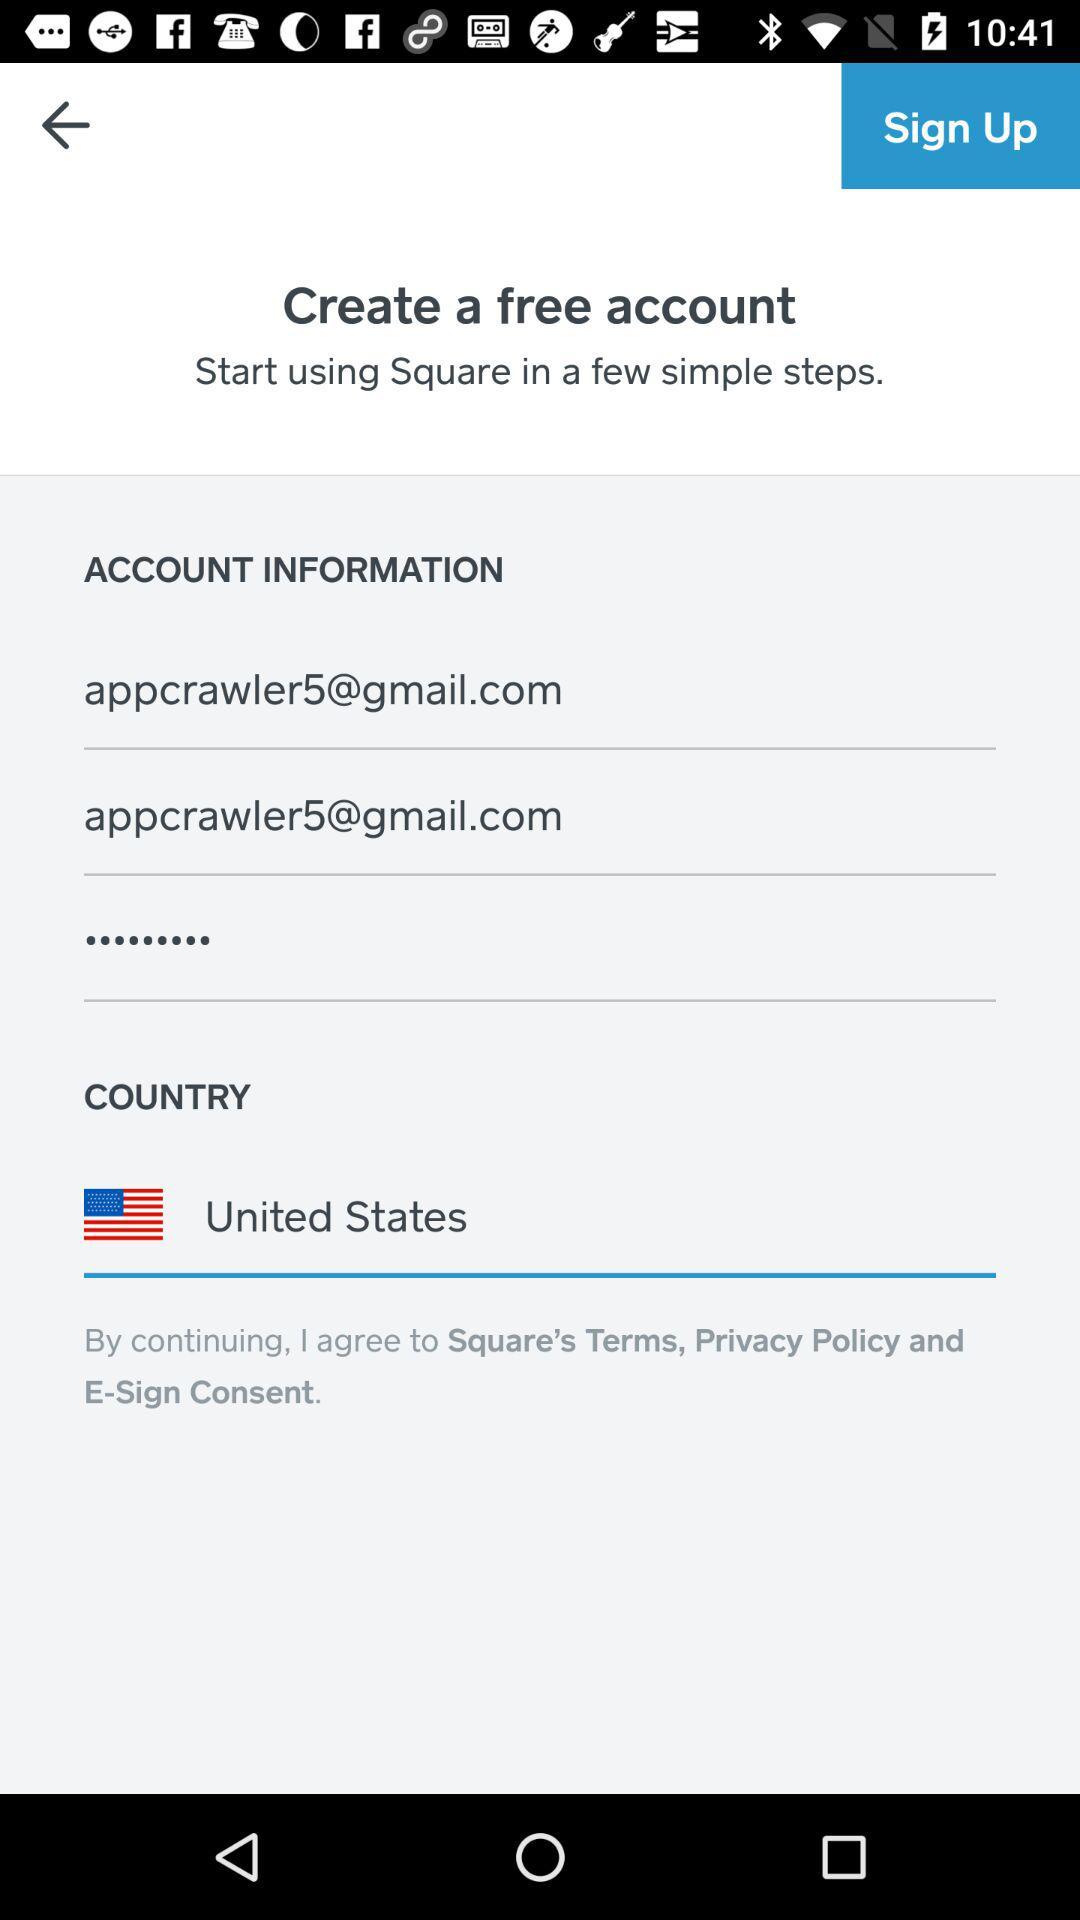  Describe the element at coordinates (540, 938) in the screenshot. I see `item above country` at that location.